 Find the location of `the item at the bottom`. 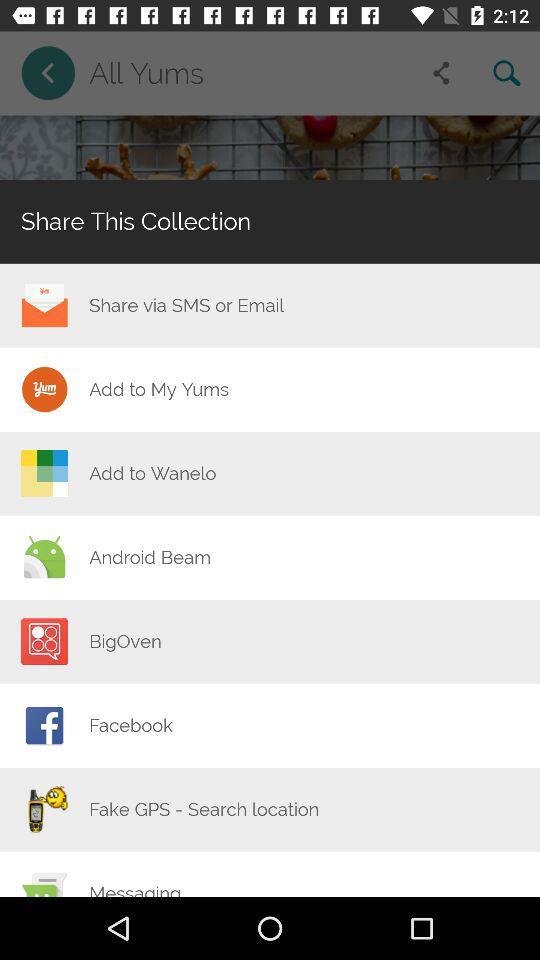

the item at the bottom is located at coordinates (203, 809).